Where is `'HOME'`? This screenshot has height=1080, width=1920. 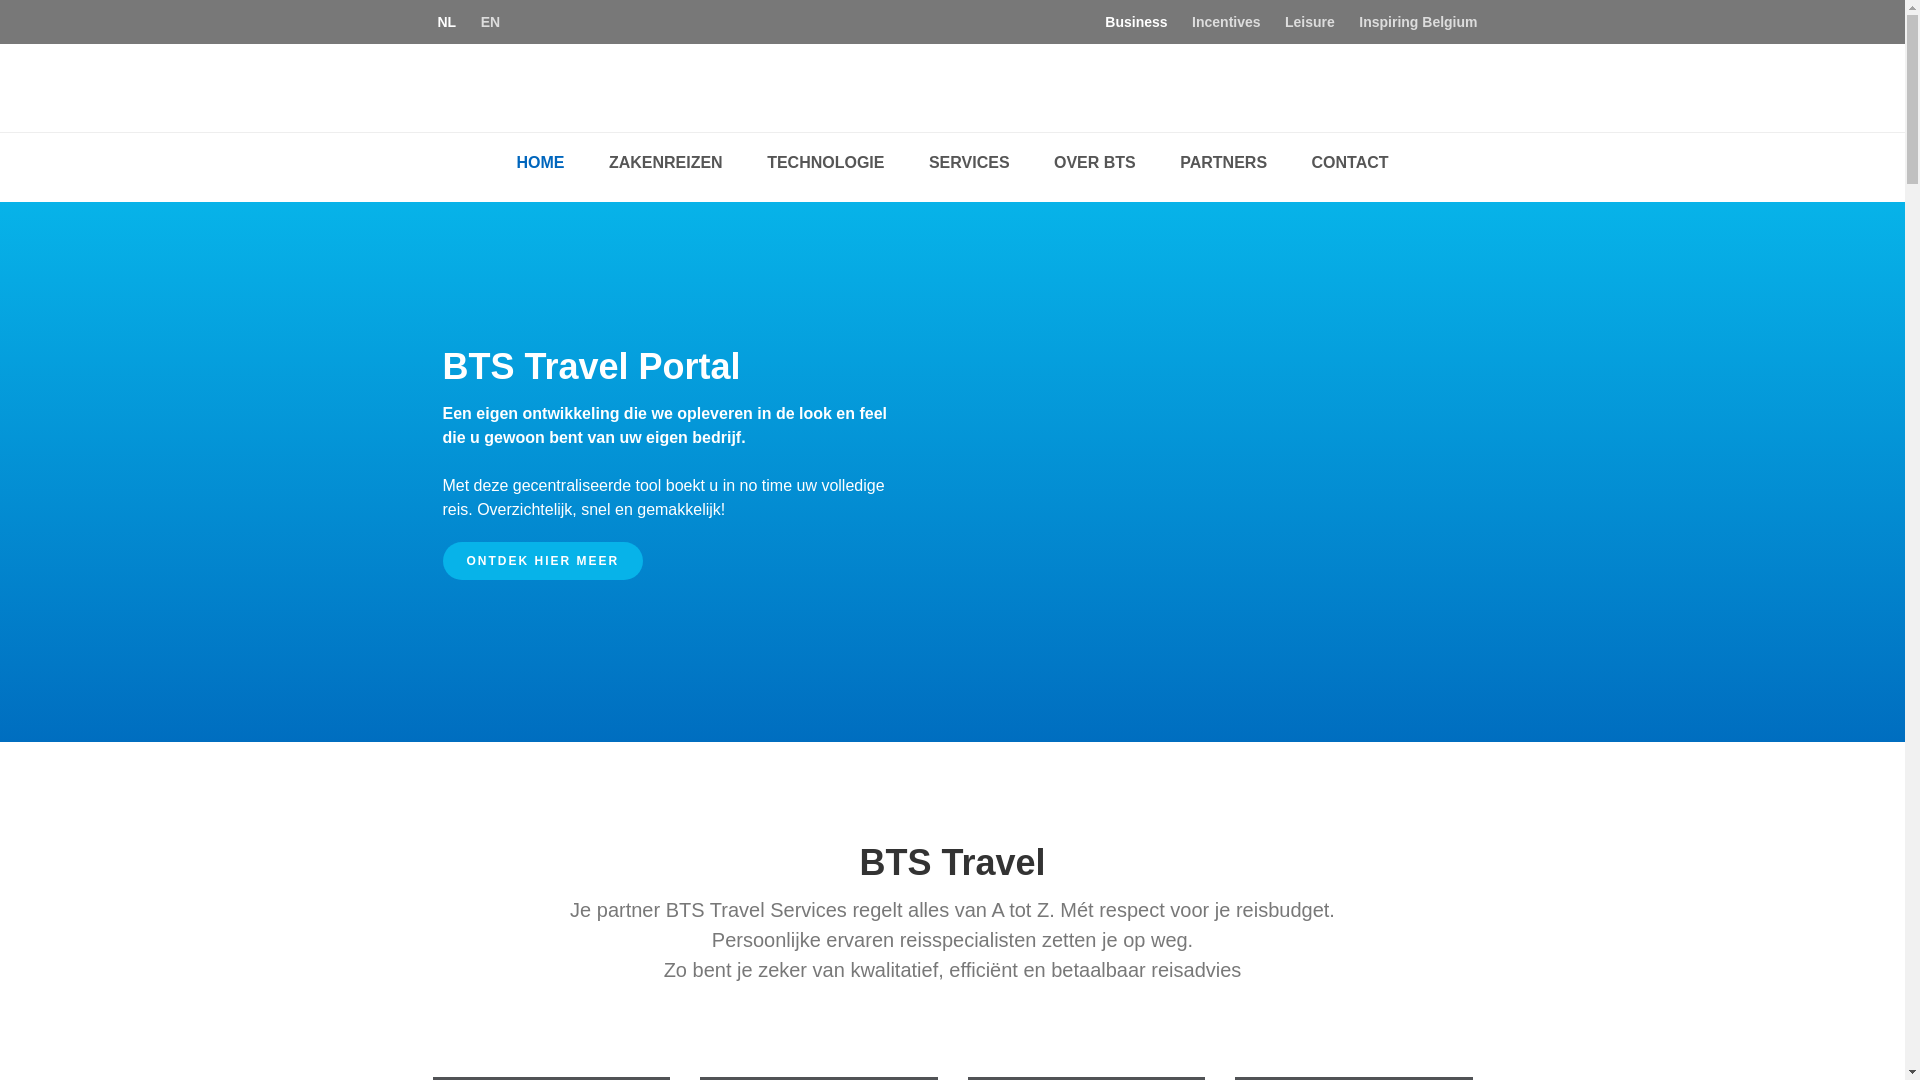
'HOME' is located at coordinates (539, 161).